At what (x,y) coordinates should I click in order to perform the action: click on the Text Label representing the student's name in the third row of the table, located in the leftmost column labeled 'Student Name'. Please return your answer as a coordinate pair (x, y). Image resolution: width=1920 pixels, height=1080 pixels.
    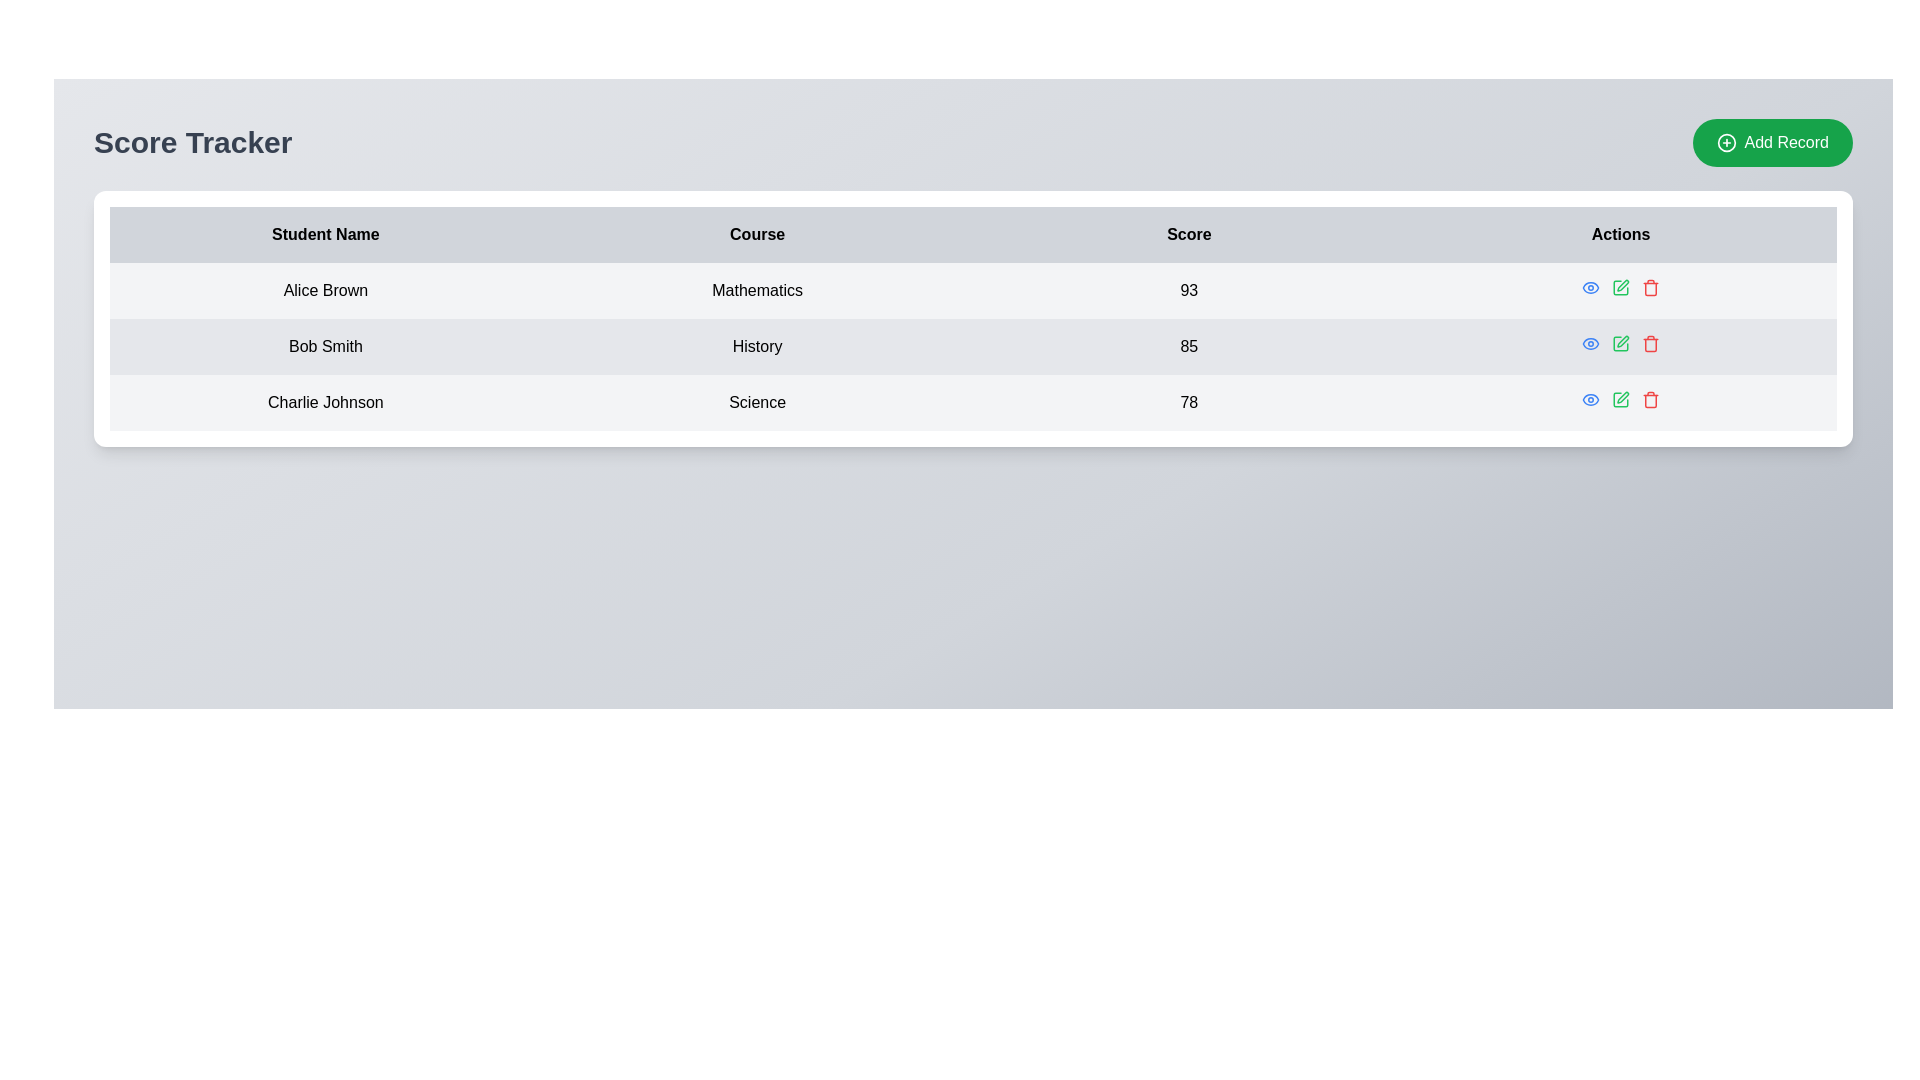
    Looking at the image, I should click on (325, 402).